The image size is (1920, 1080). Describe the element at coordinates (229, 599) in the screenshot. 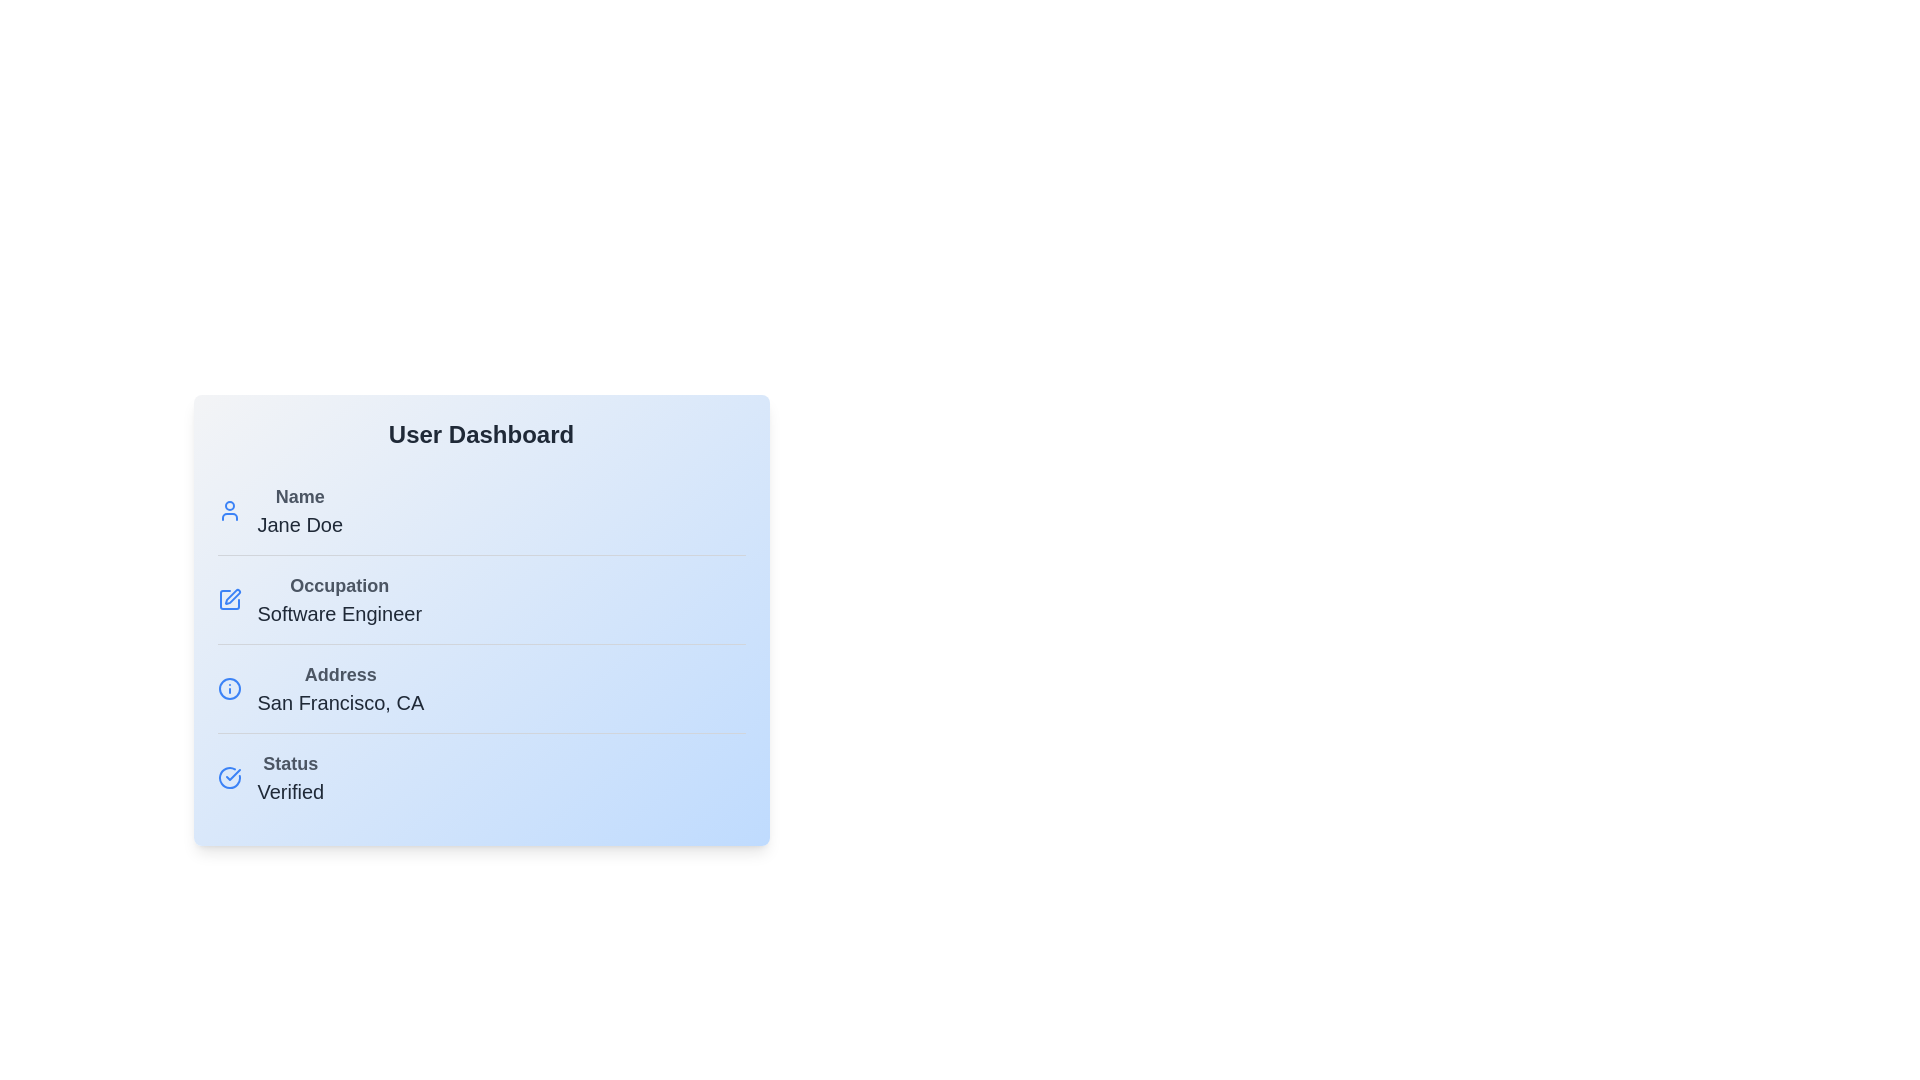

I see `the editing icon, which is a graphic representing a square outline with a pen-like stroke, located in the second row of the user dashboard next to the 'Occupation' label` at that location.